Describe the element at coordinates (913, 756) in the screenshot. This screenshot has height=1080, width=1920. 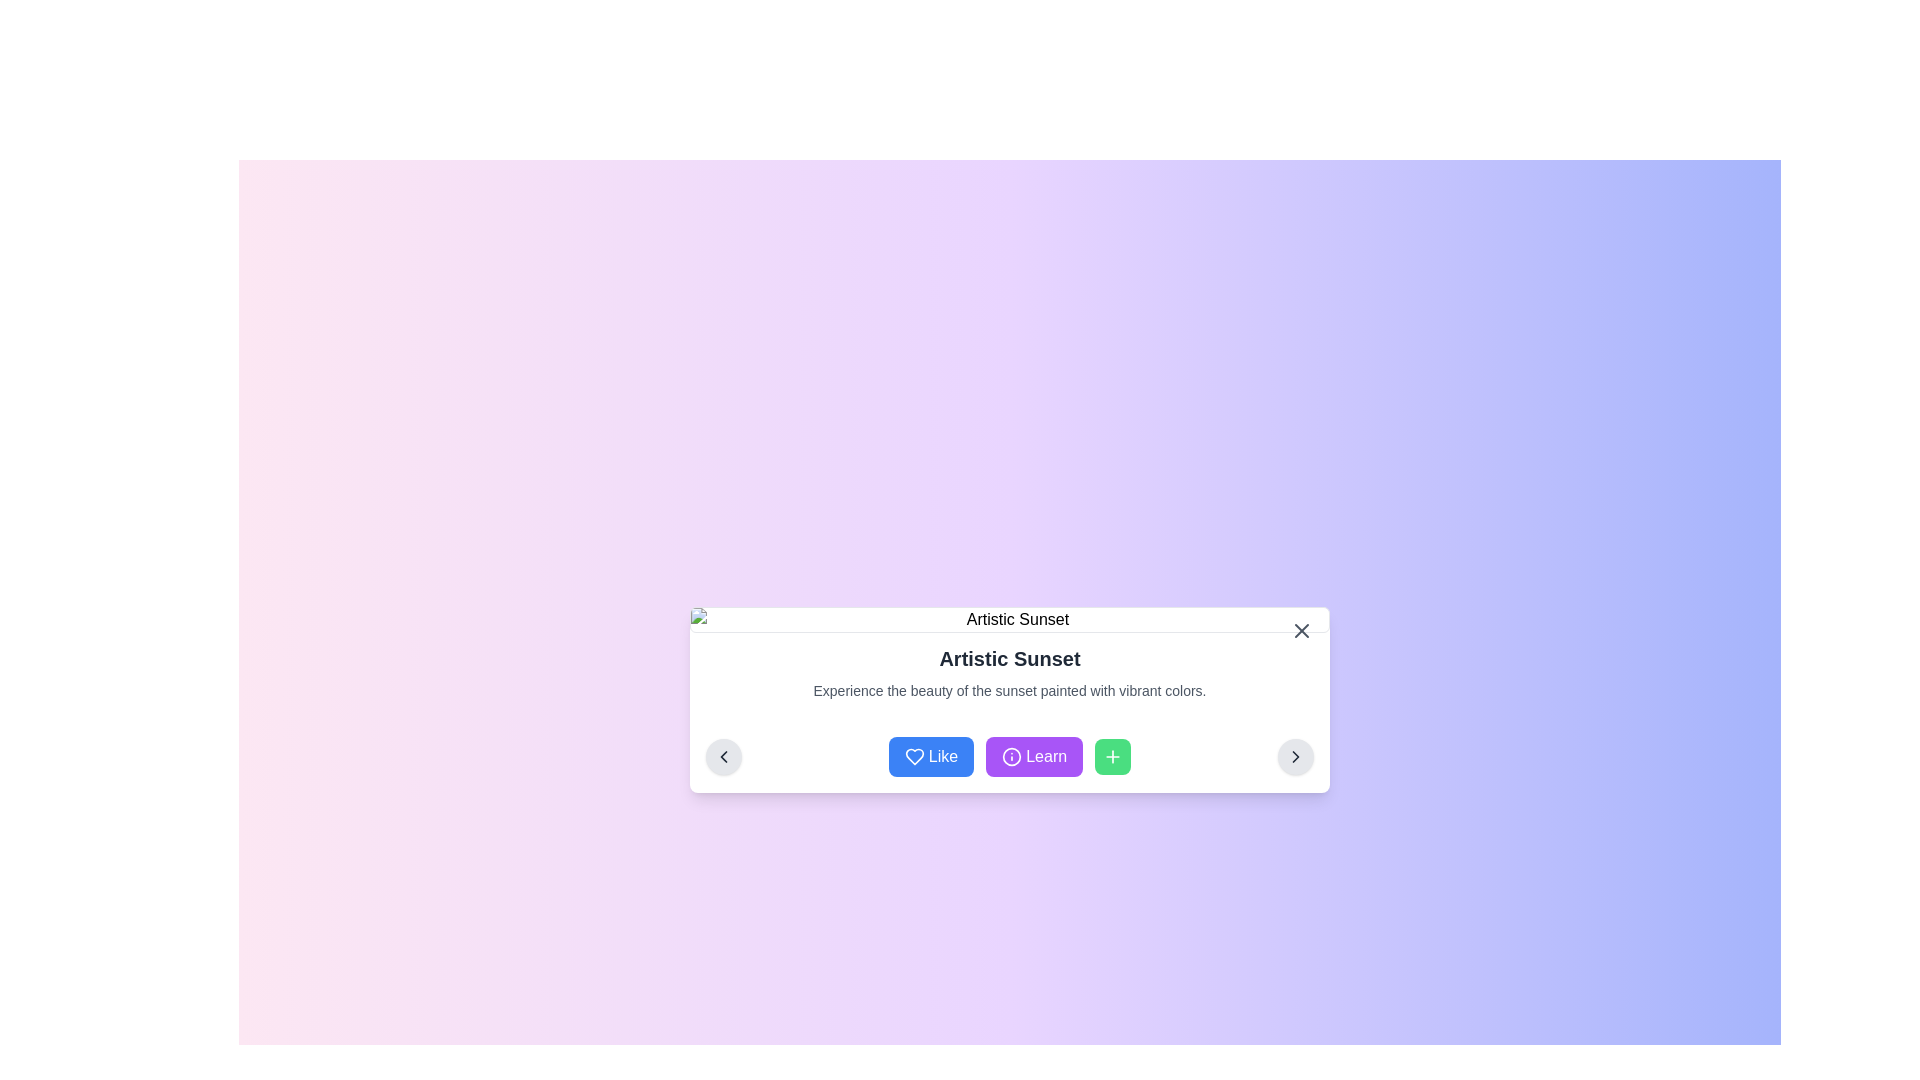
I see `the heart-shaped icon within the 'Like' button to potentially display additional information or a tooltip` at that location.